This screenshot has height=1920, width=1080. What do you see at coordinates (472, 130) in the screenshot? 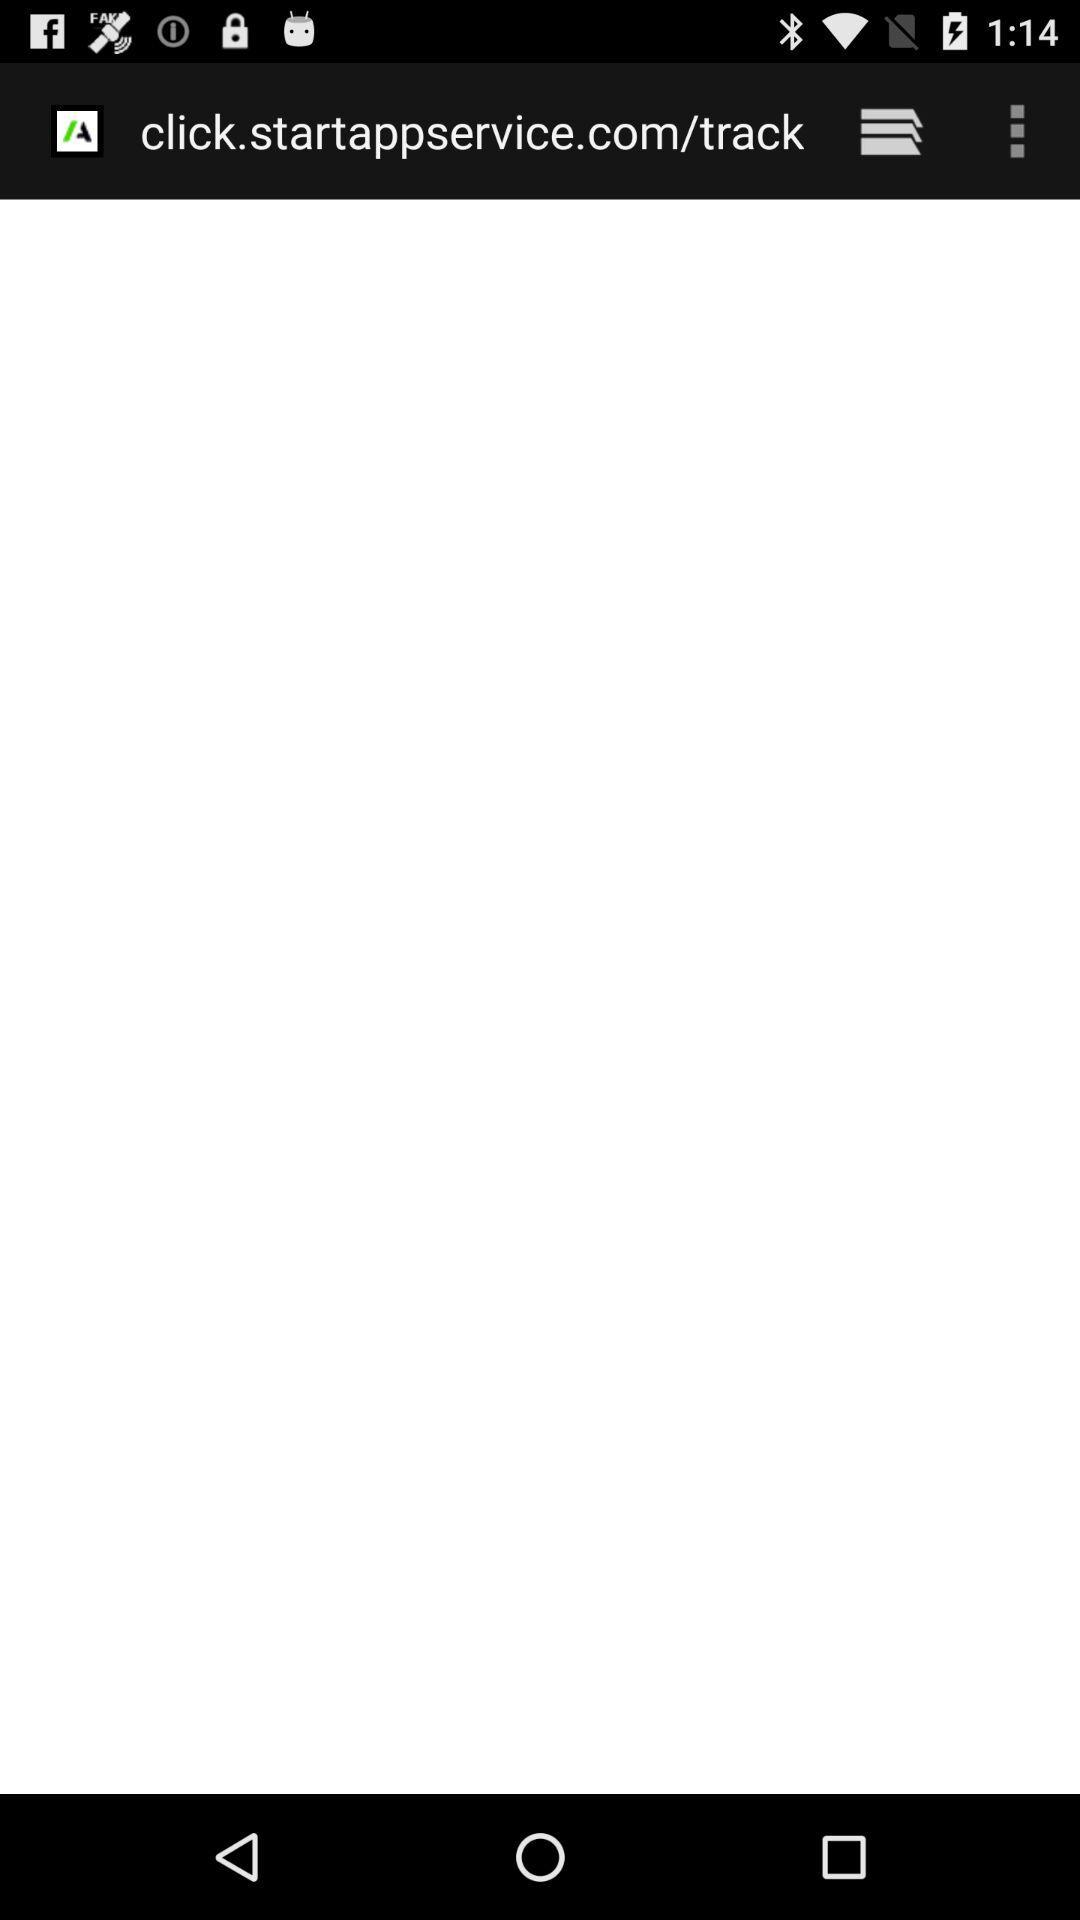
I see `the click startappservice com at the top` at bounding box center [472, 130].